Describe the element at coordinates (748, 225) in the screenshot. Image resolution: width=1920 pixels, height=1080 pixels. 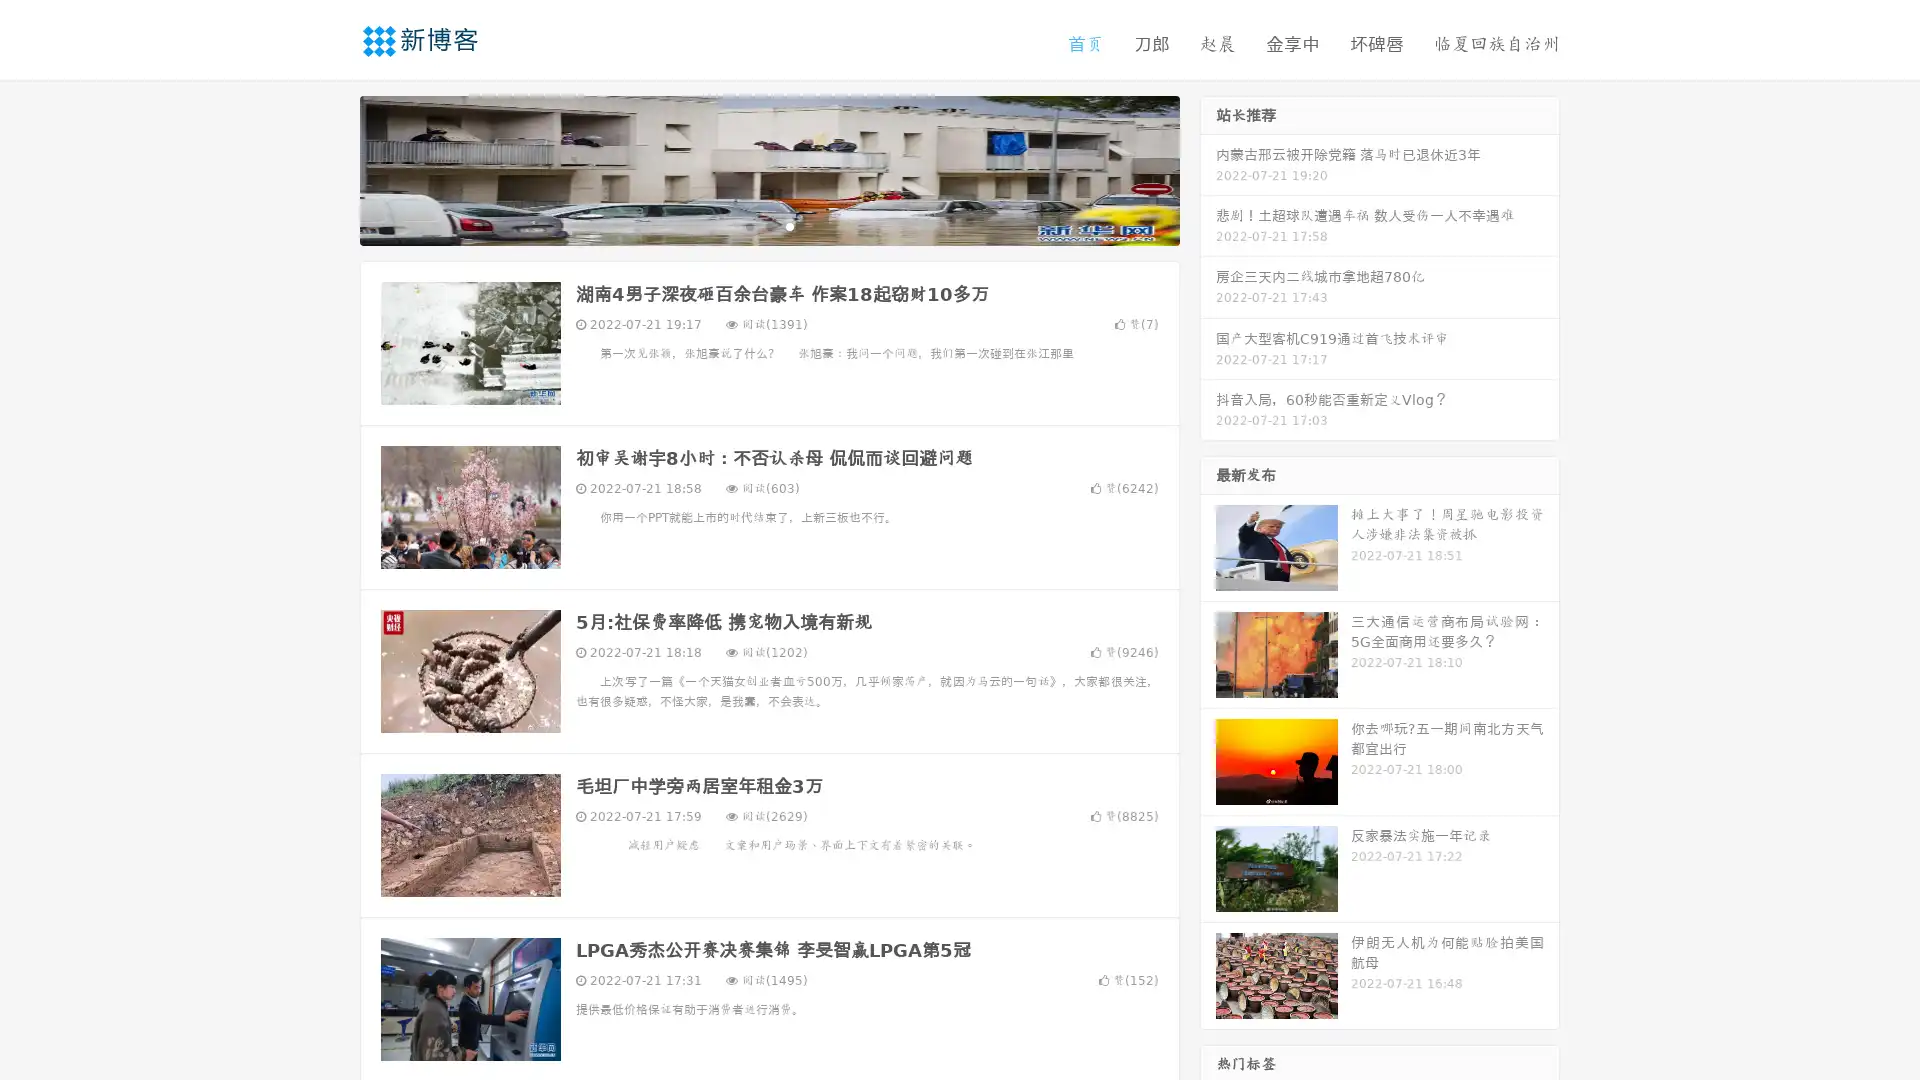
I see `Go to slide 1` at that location.